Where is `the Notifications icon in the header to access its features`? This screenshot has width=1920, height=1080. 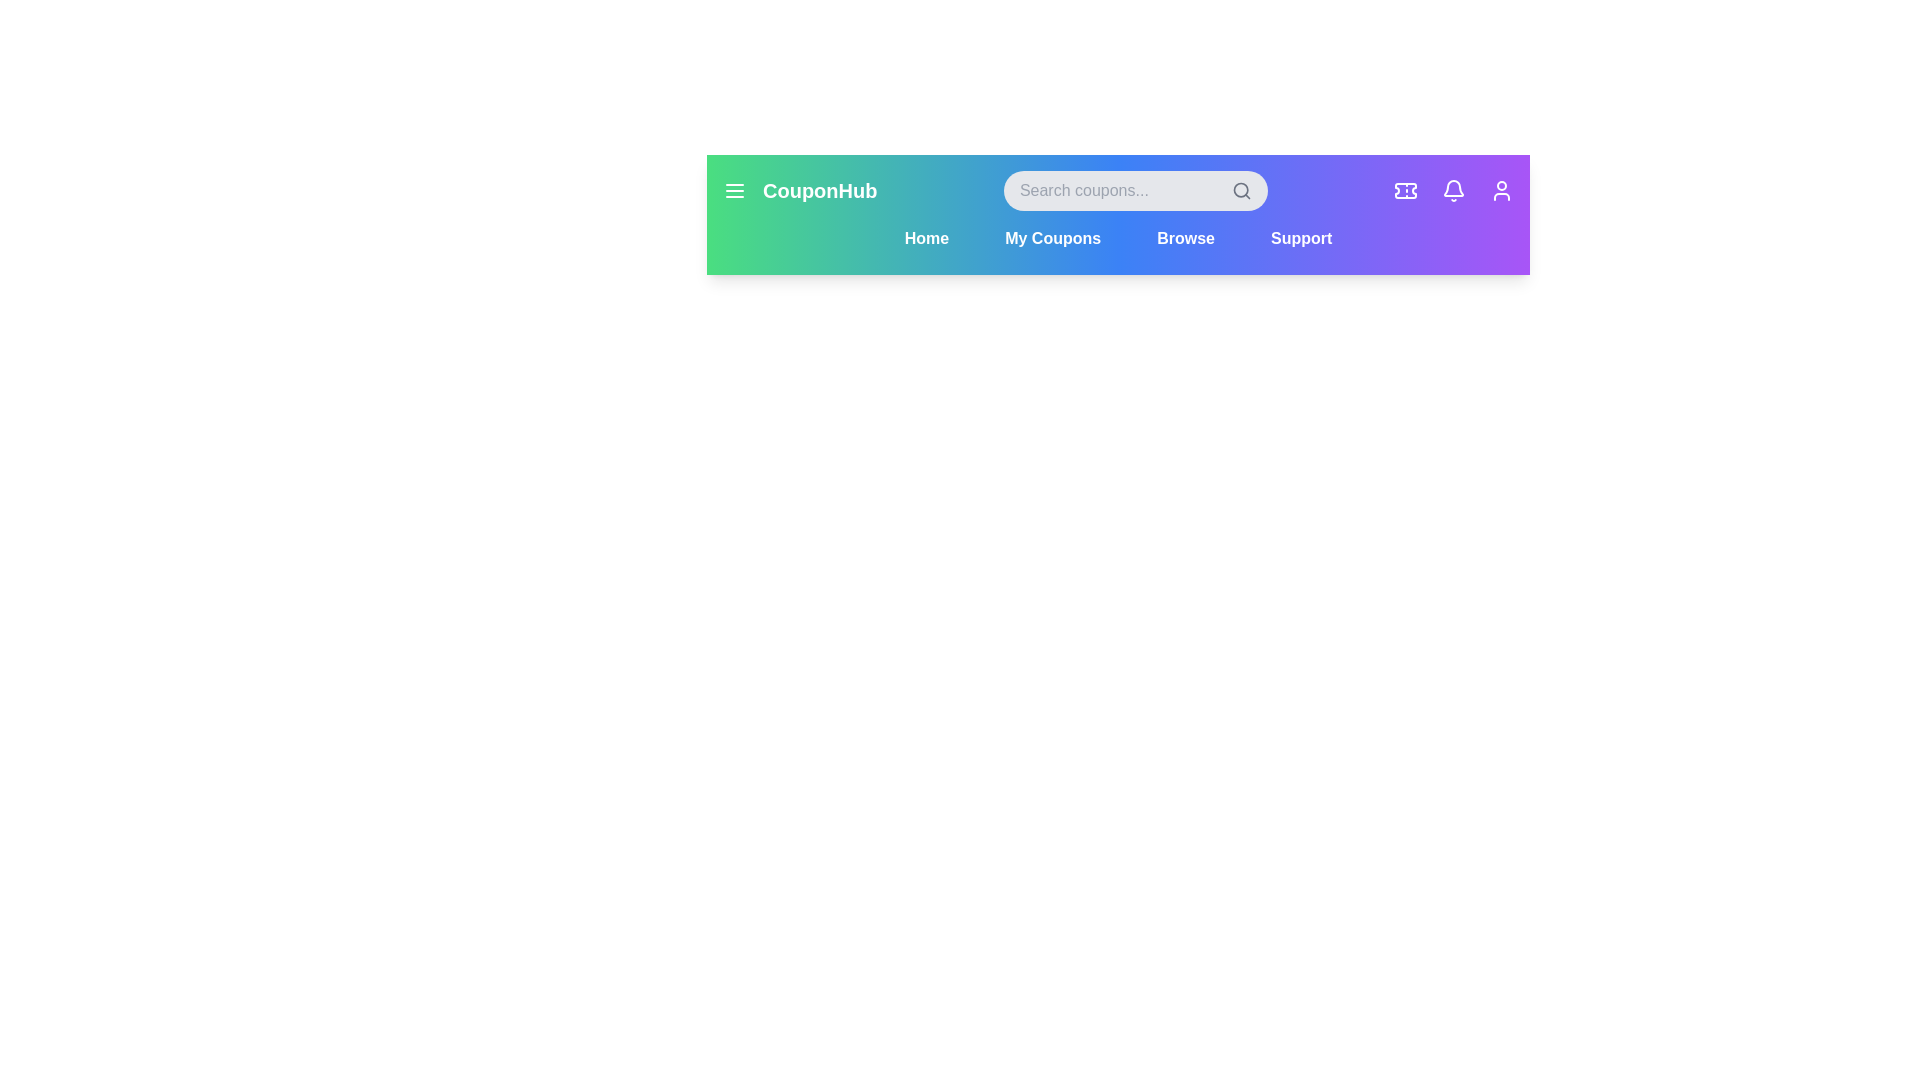
the Notifications icon in the header to access its features is located at coordinates (1454, 191).